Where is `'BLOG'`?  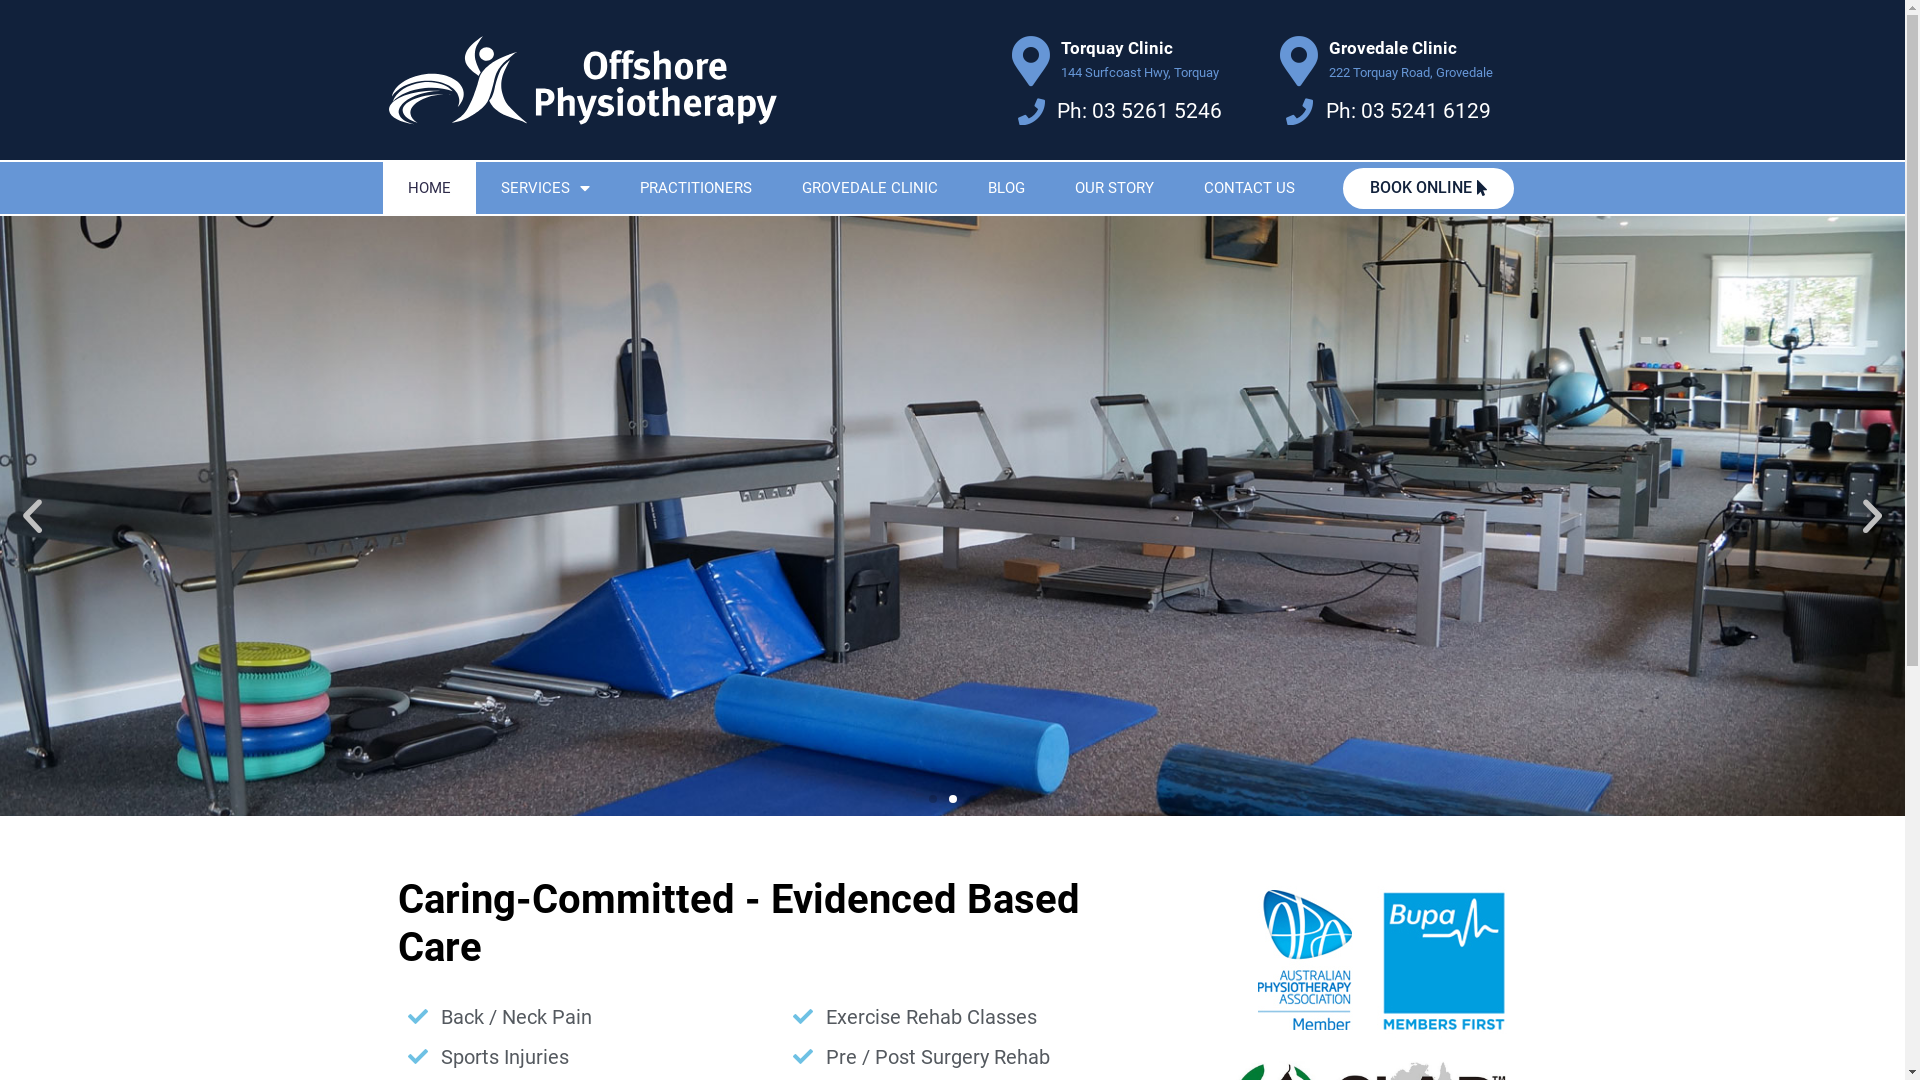
'BLOG' is located at coordinates (1005, 188).